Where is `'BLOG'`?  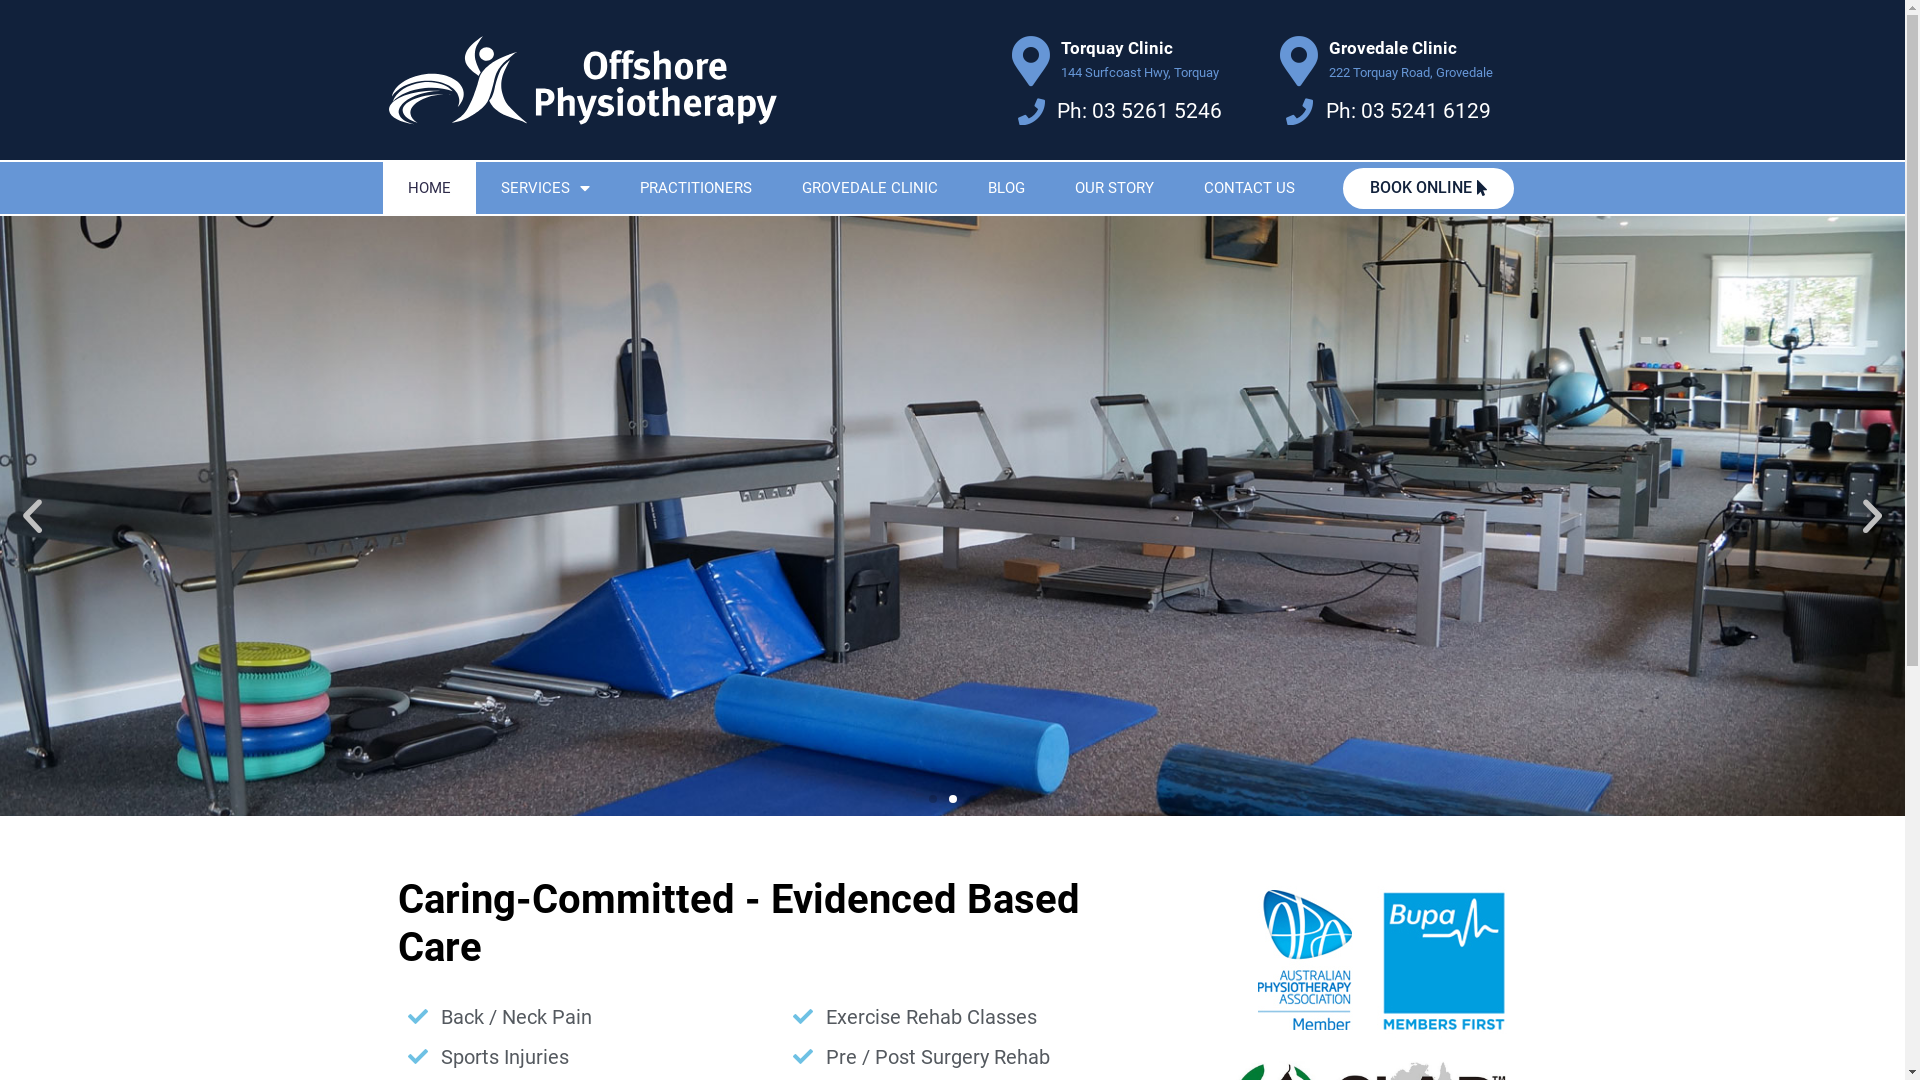
'BLOG' is located at coordinates (1005, 188).